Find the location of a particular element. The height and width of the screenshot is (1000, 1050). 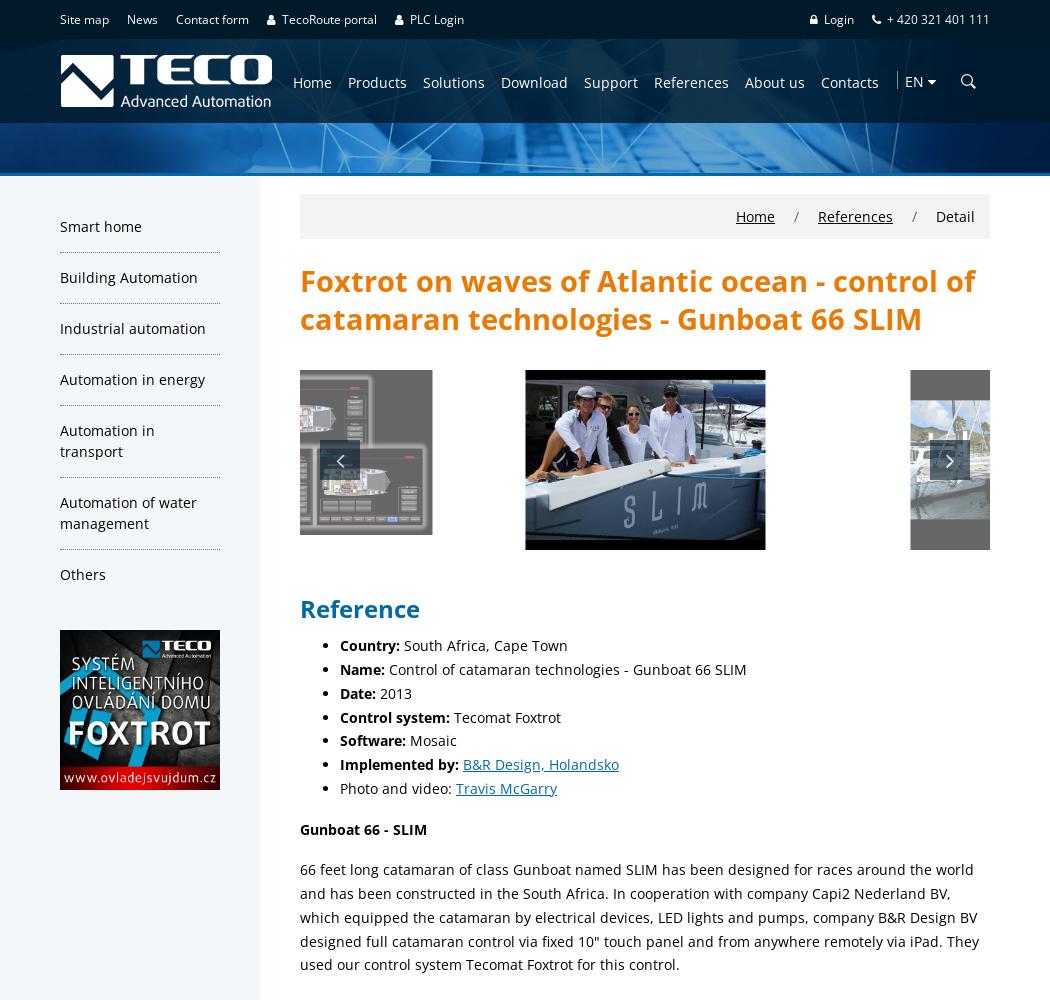

'Implemented by:' is located at coordinates (401, 764).